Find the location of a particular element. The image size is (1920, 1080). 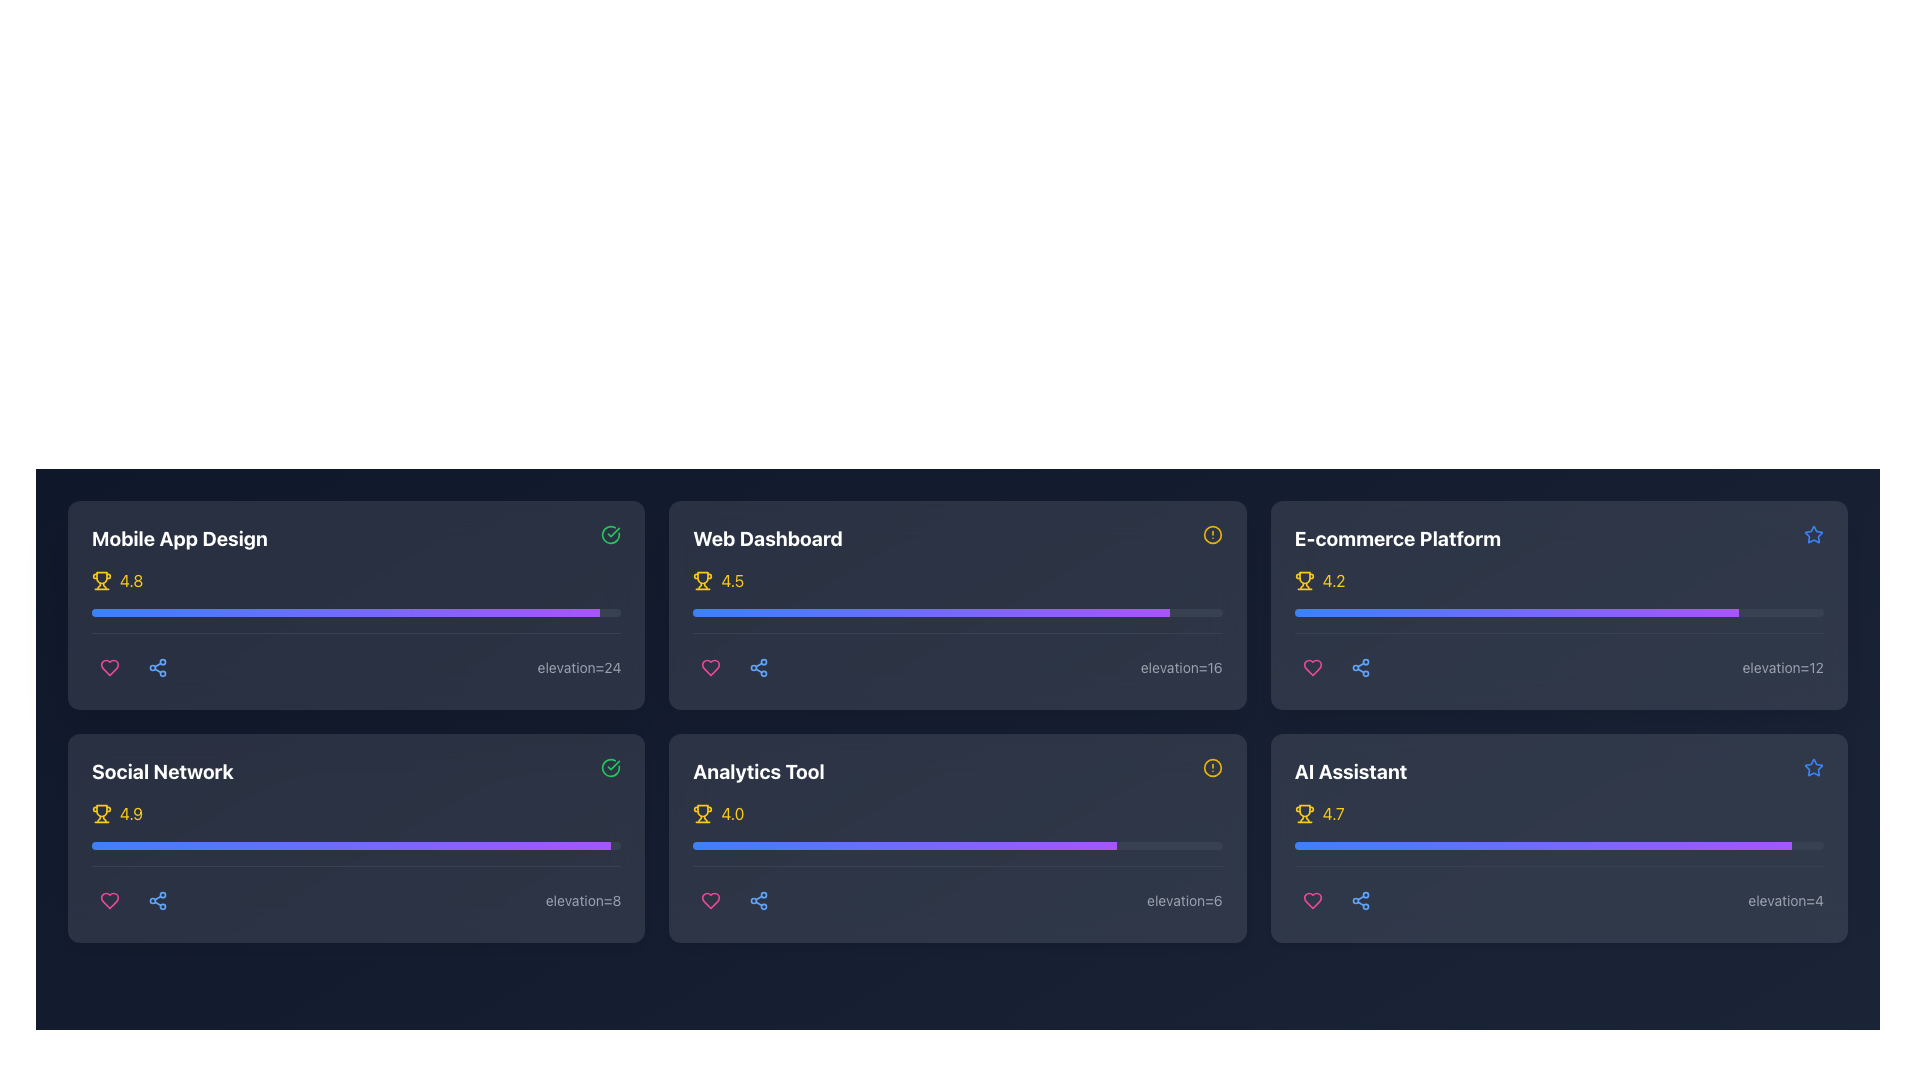

the progress status of the progress bar located beneath the rating of 4.8 and the trophy icon within the 'Mobile App Design' card is located at coordinates (356, 626).